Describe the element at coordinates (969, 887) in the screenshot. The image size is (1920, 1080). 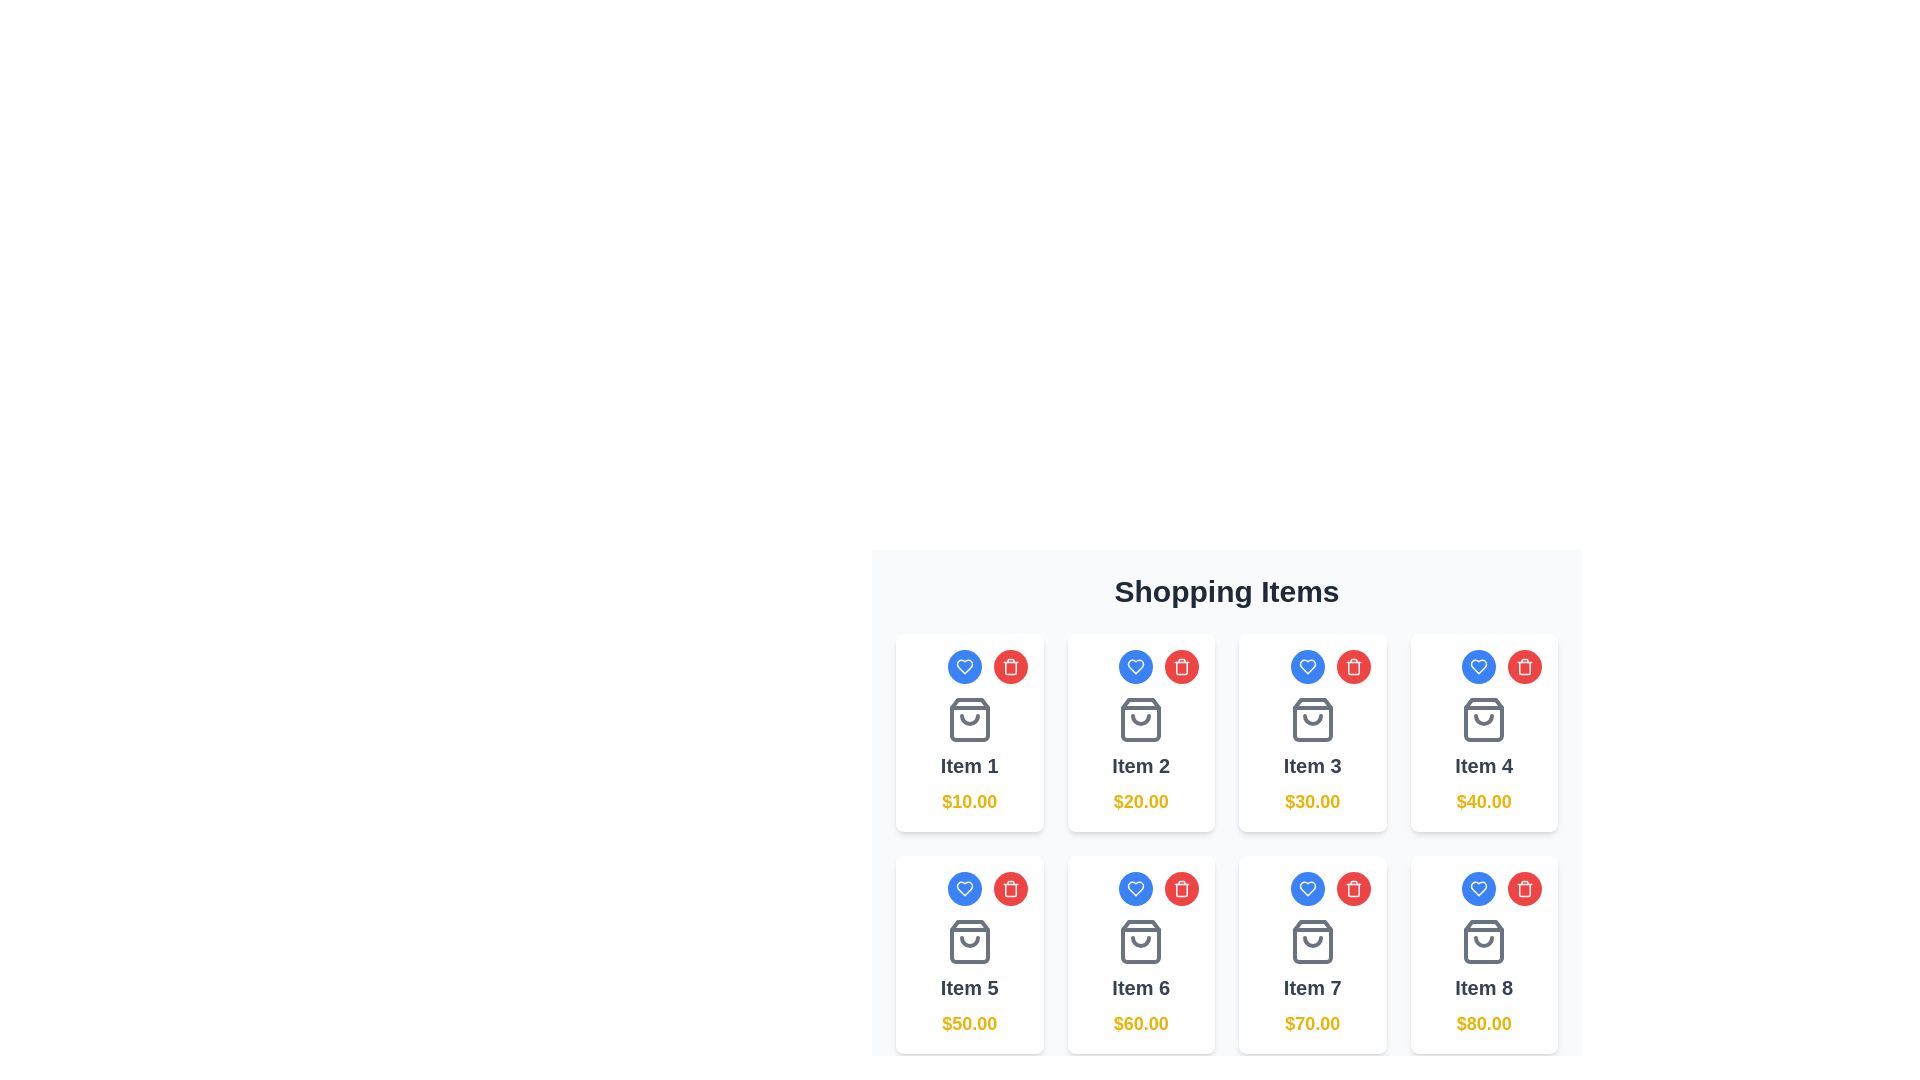
I see `the circular blue button with a white heart icon located at the top-left corner of the item card for 'Item 5' to favorite the item` at that location.